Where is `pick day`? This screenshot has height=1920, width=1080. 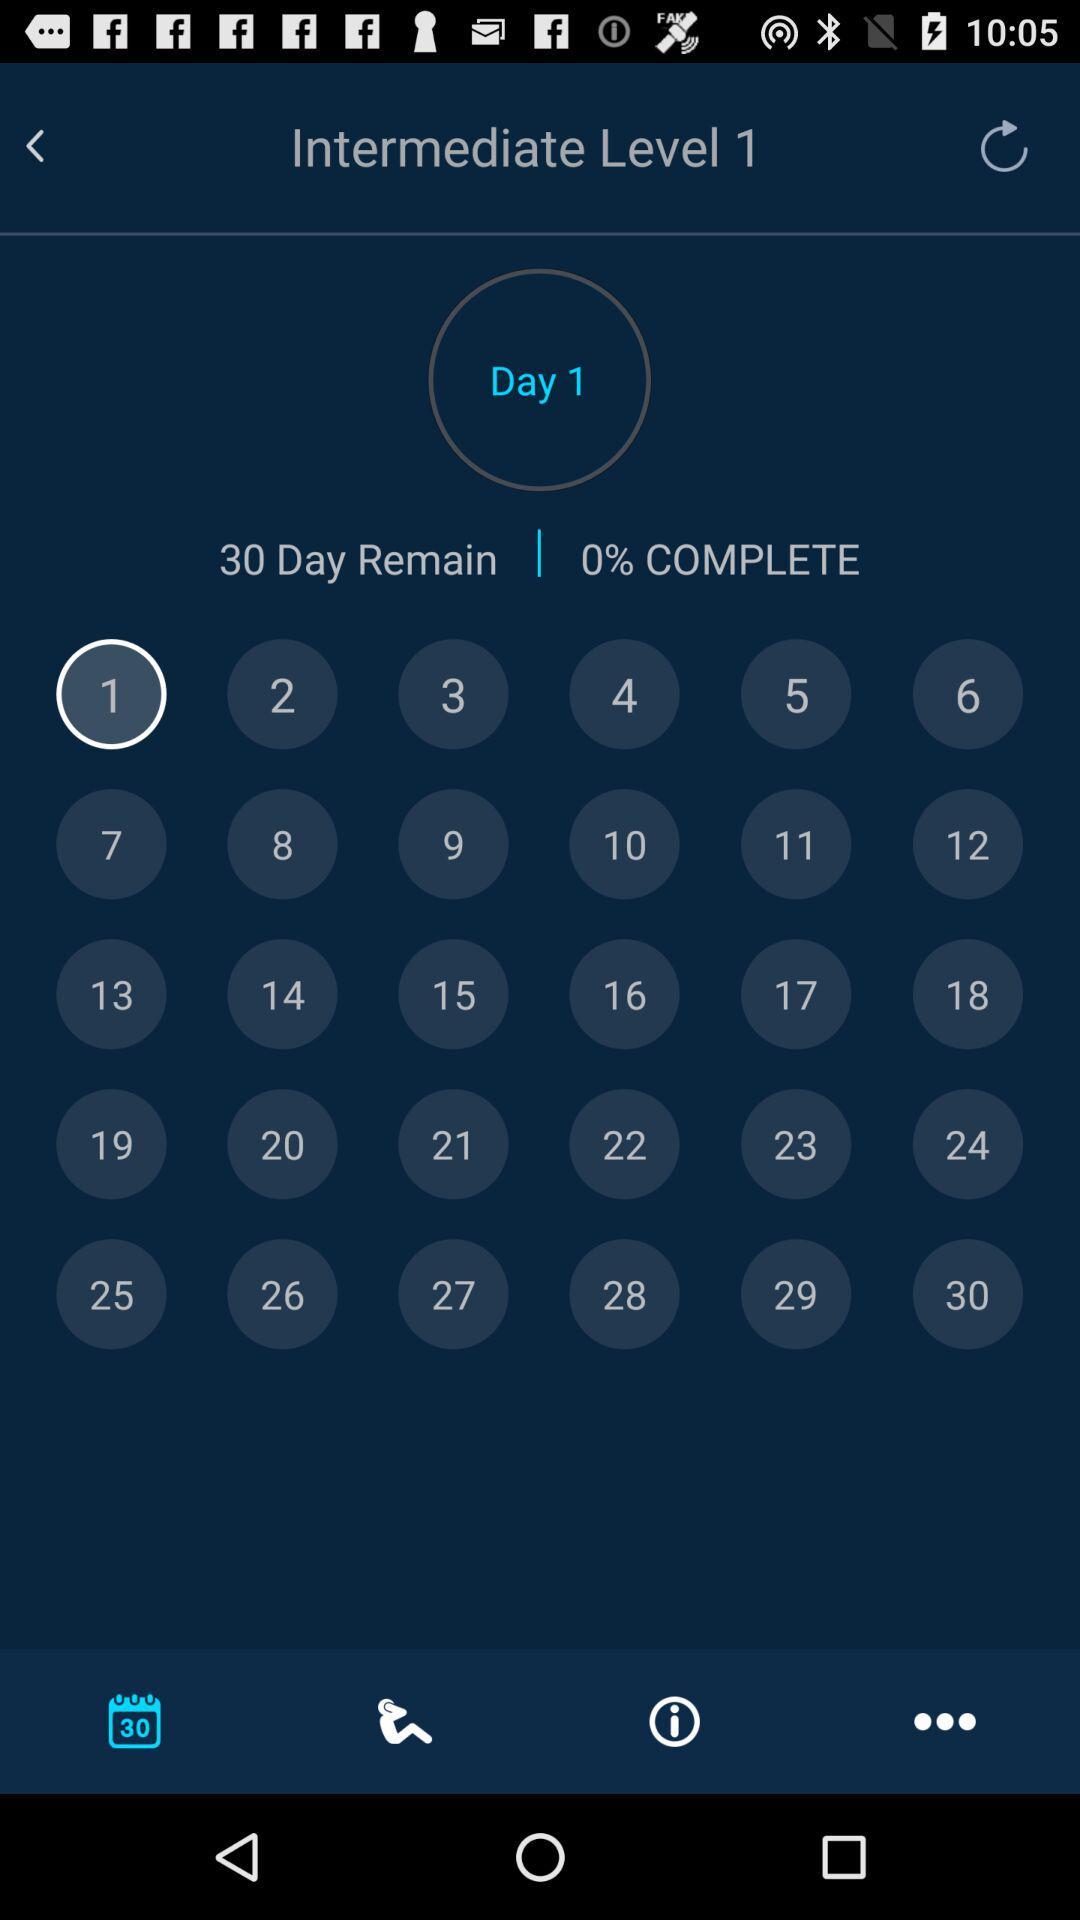 pick day is located at coordinates (623, 694).